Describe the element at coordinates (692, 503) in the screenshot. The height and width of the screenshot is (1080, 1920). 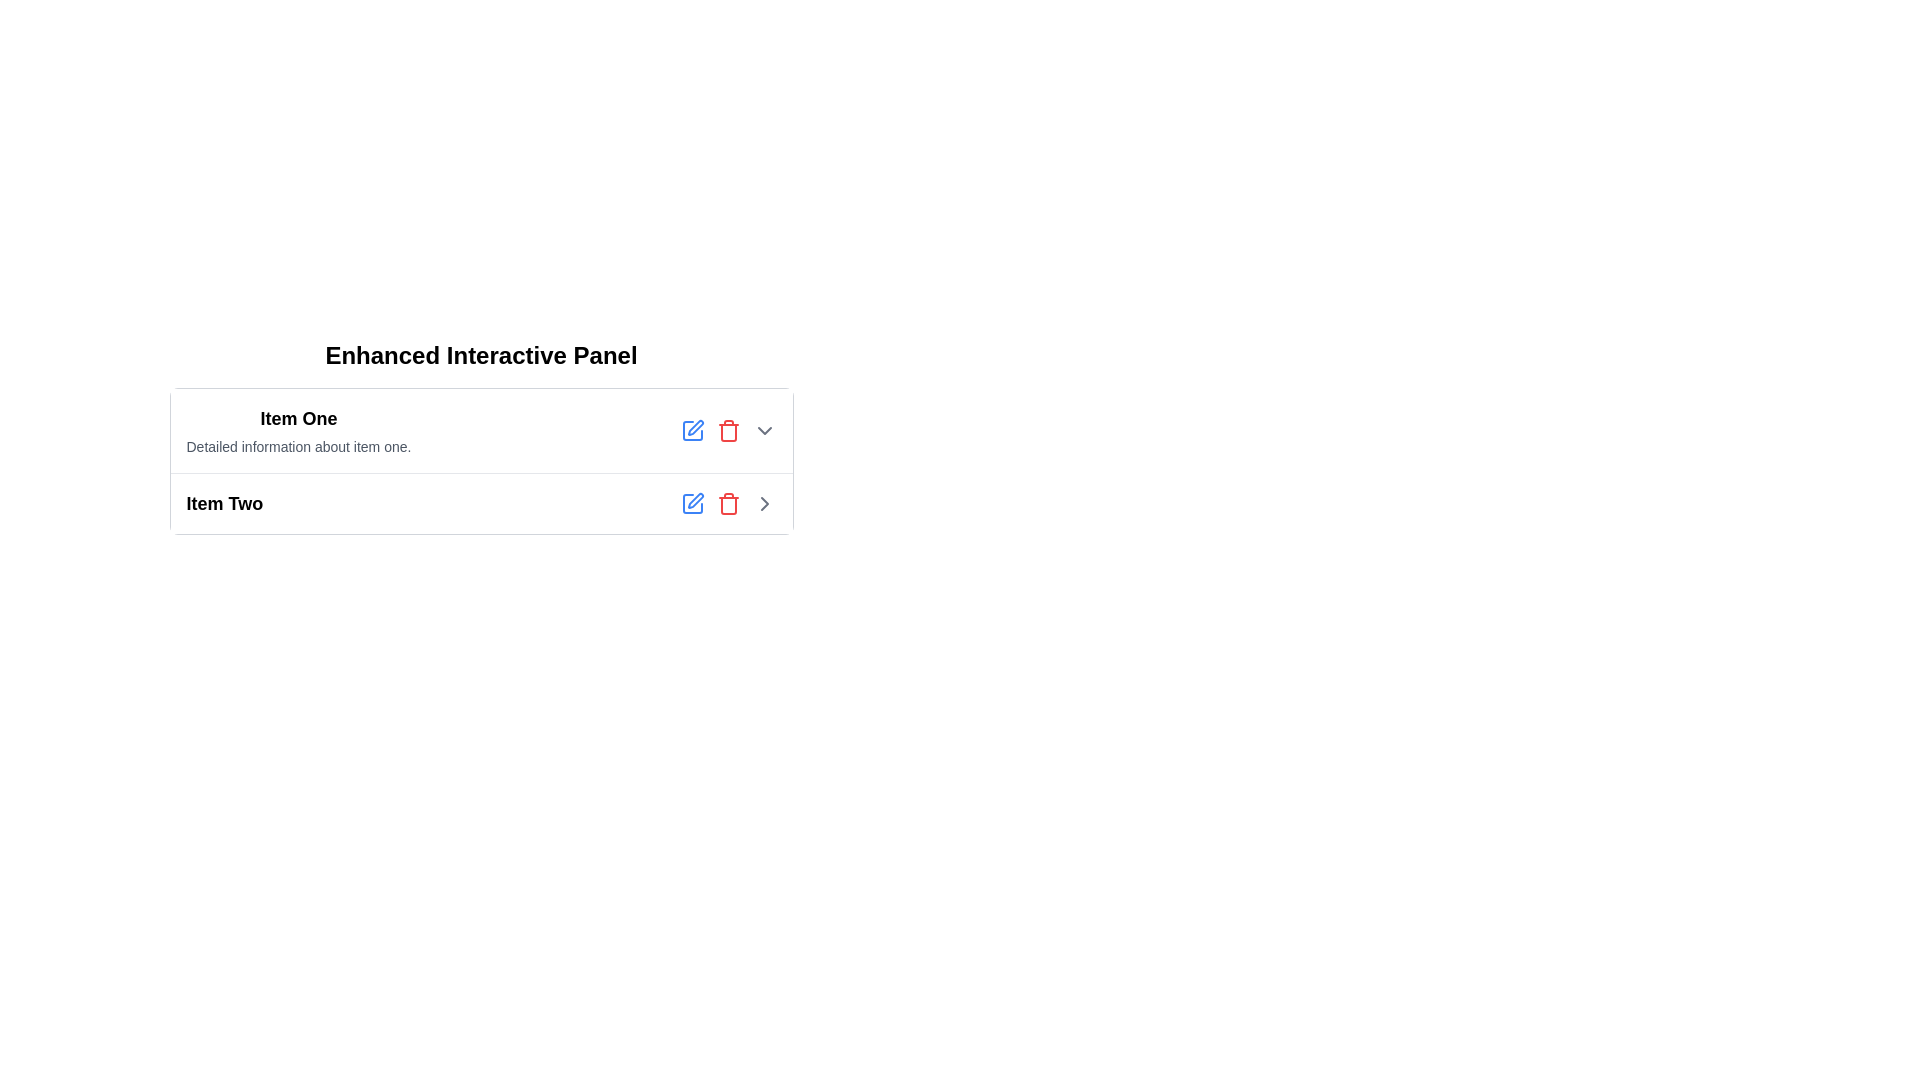
I see `the leftmost icon button representing the edit action for 'Item Two' to initiate the edit functionality` at that location.